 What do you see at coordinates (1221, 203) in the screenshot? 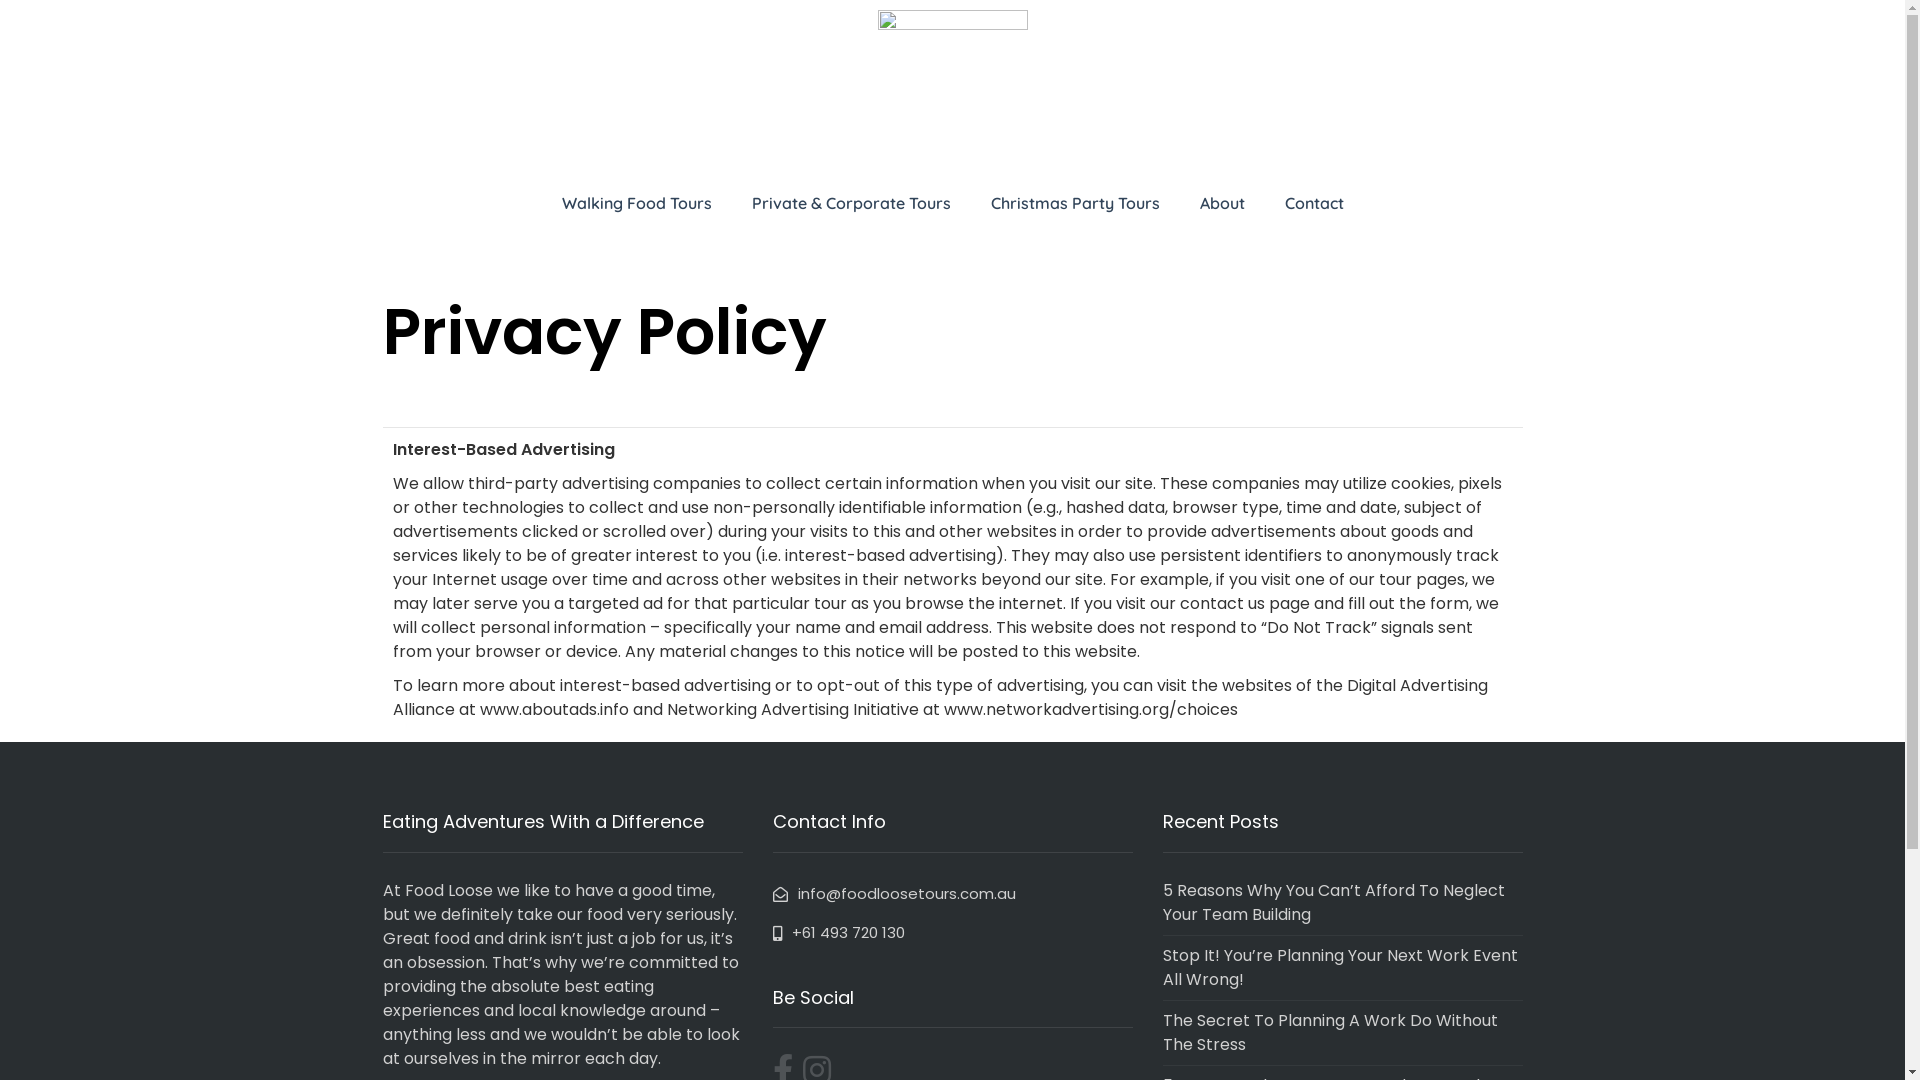
I see `'About'` at bounding box center [1221, 203].